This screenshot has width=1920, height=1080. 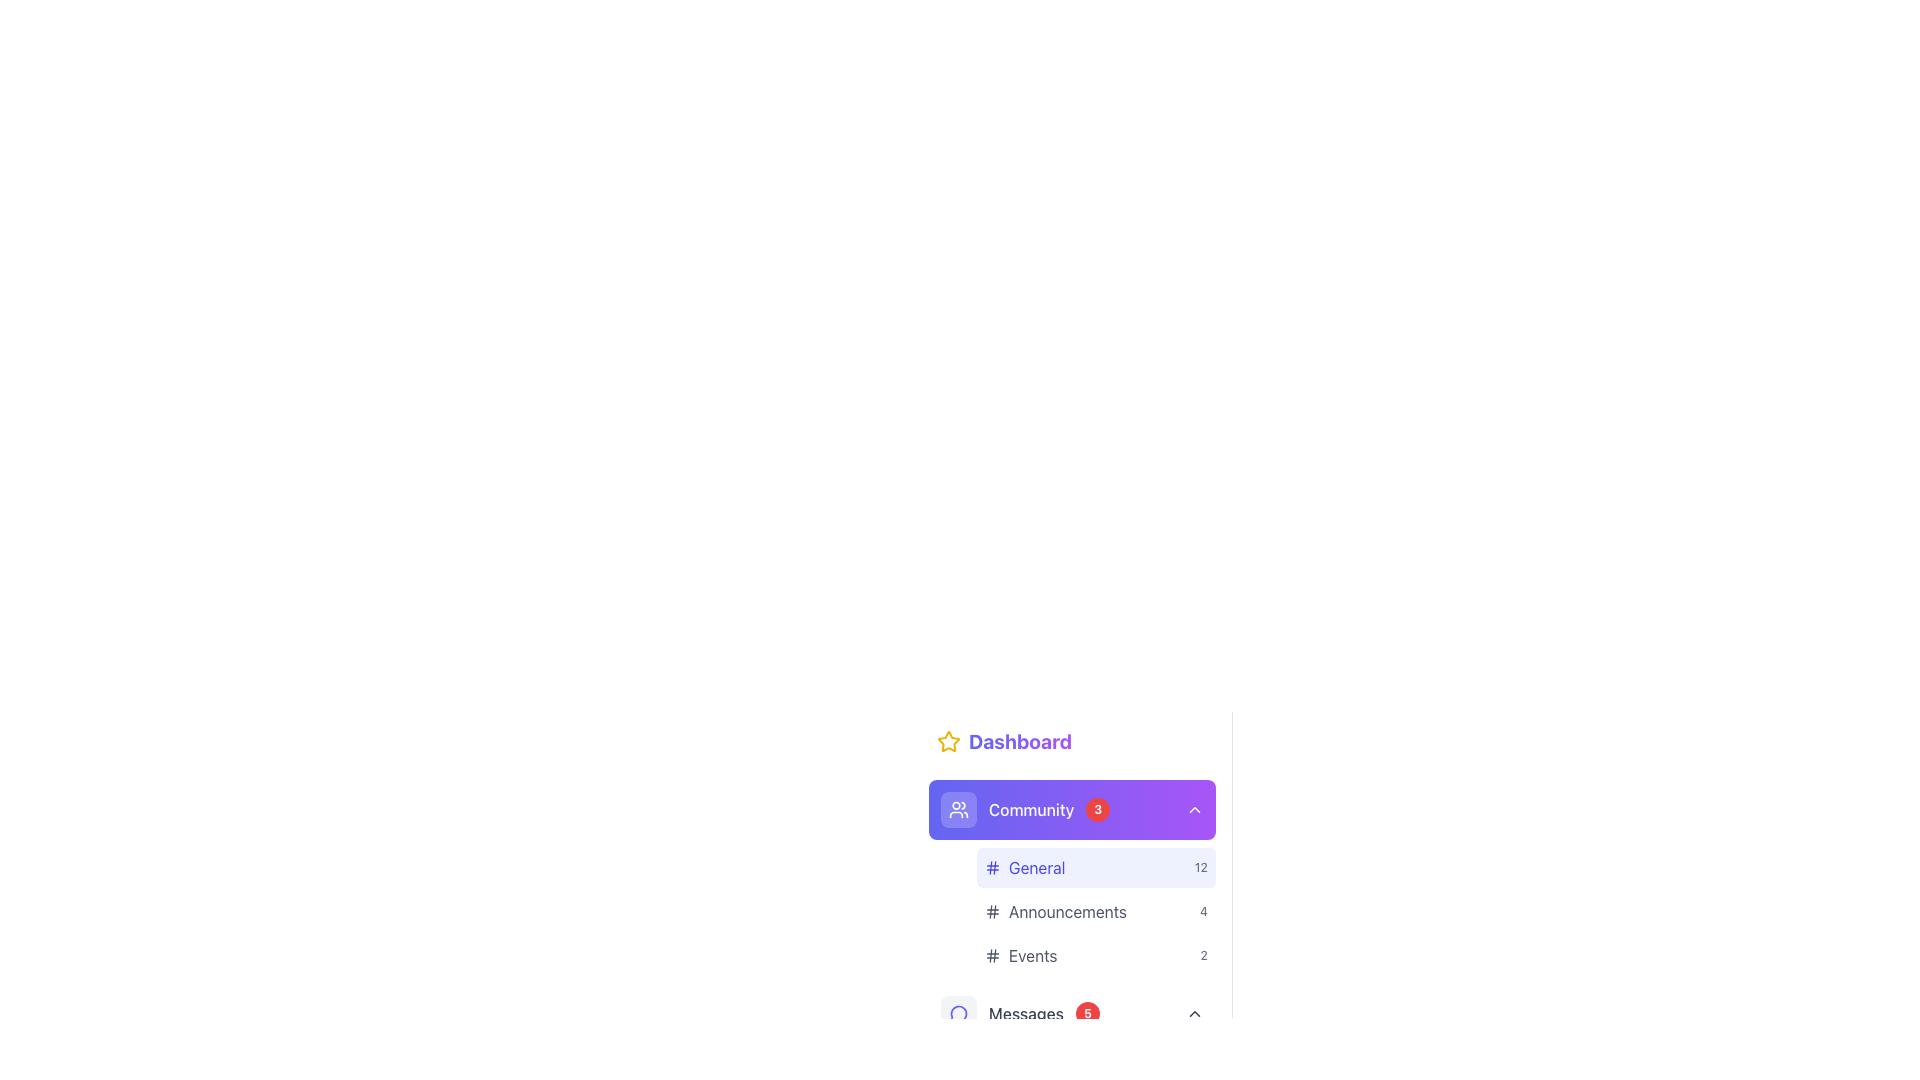 What do you see at coordinates (1095, 955) in the screenshot?
I see `the 'Events' button located under the 'Community' section, specifically as the third item in the vertical list under 'General' and 'Announcements'` at bounding box center [1095, 955].